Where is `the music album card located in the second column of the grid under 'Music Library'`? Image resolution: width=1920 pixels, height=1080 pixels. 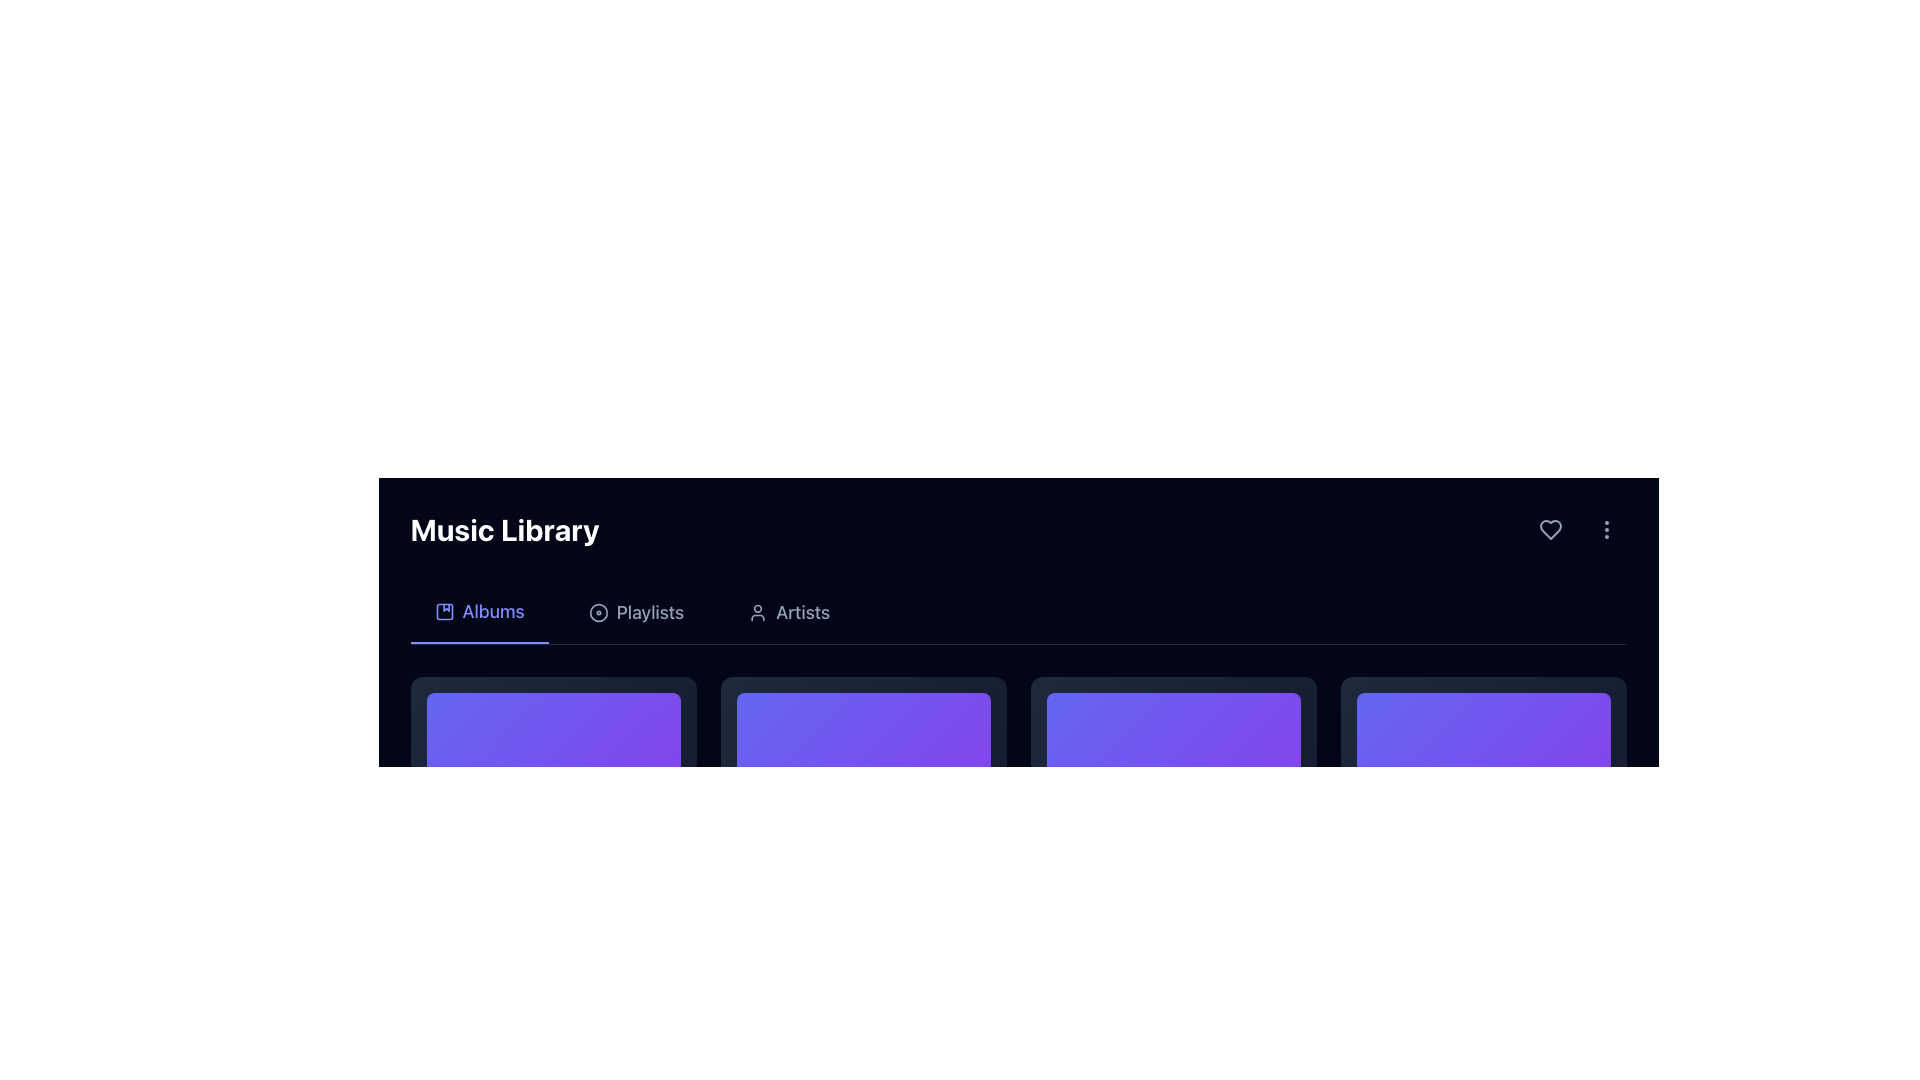
the music album card located in the second column of the grid under 'Music Library' is located at coordinates (863, 863).